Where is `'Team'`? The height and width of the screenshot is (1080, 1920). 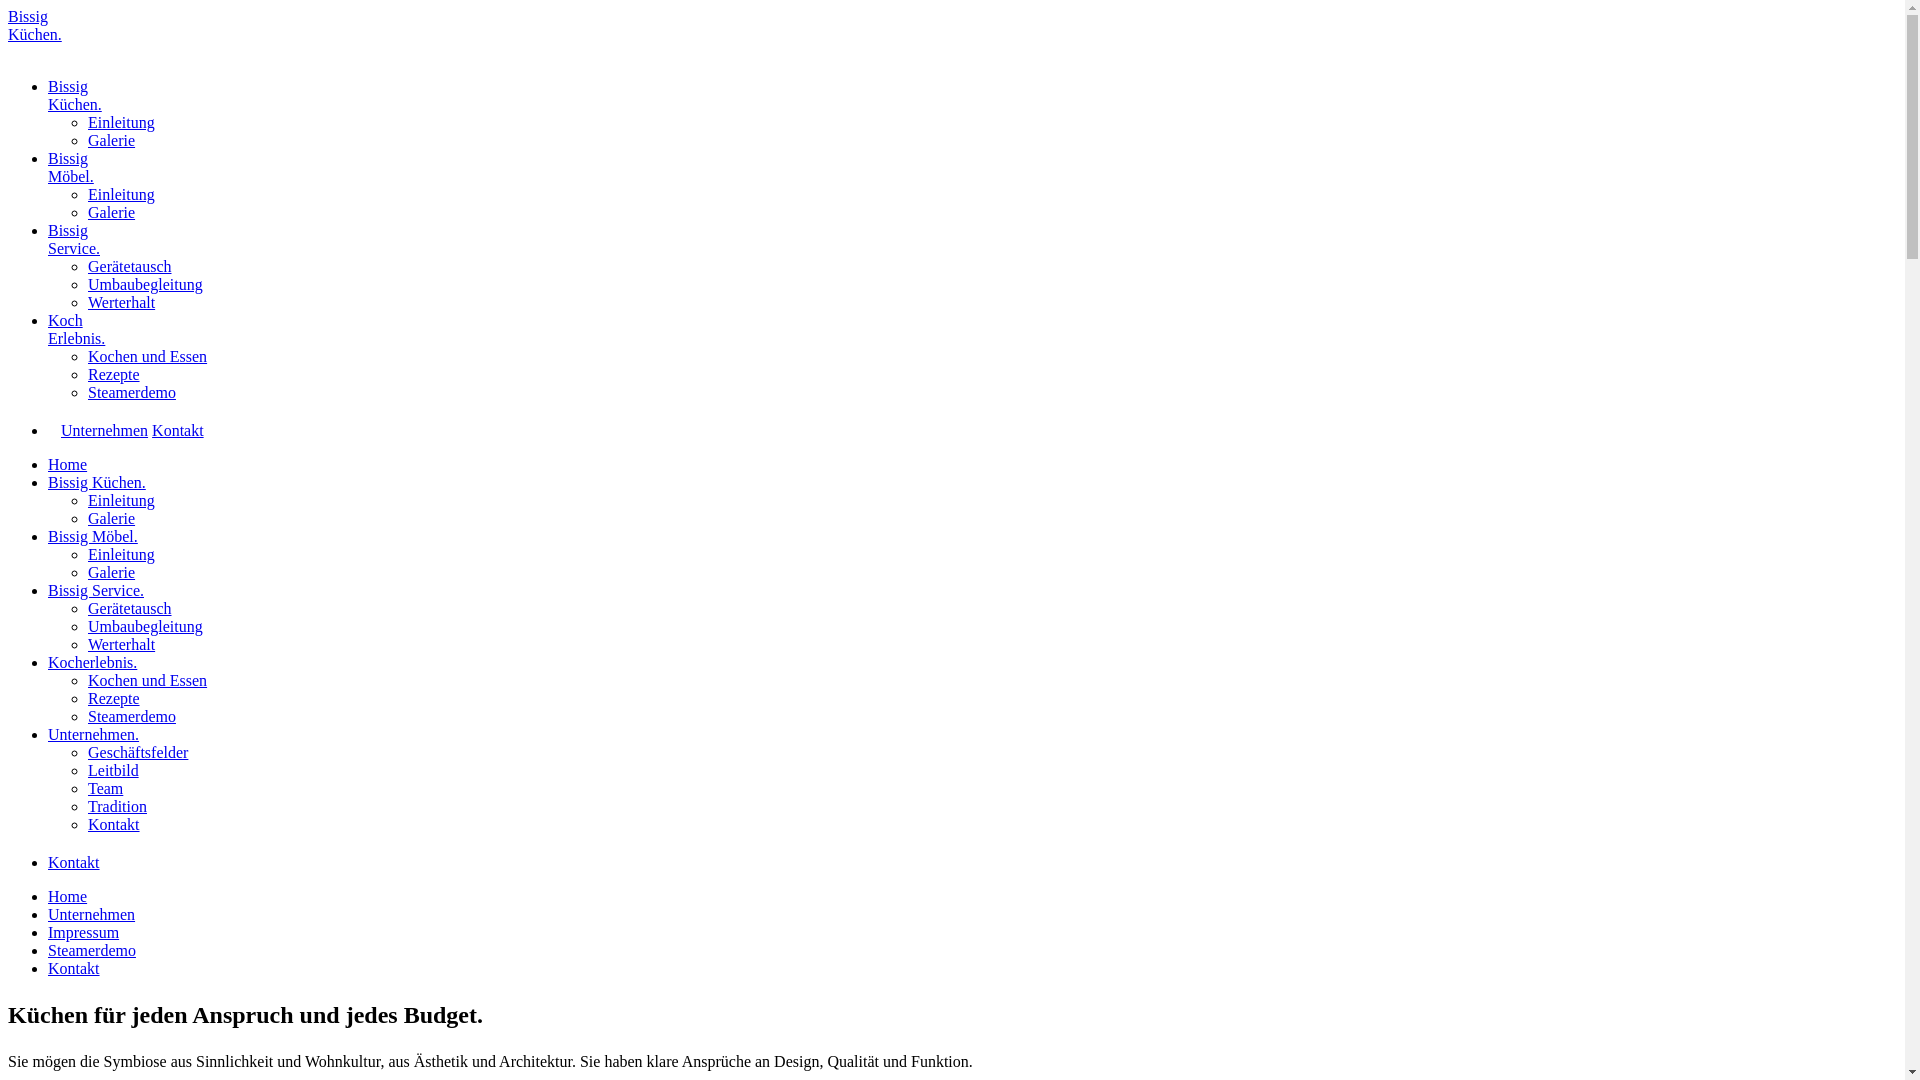
'Team' is located at coordinates (86, 787).